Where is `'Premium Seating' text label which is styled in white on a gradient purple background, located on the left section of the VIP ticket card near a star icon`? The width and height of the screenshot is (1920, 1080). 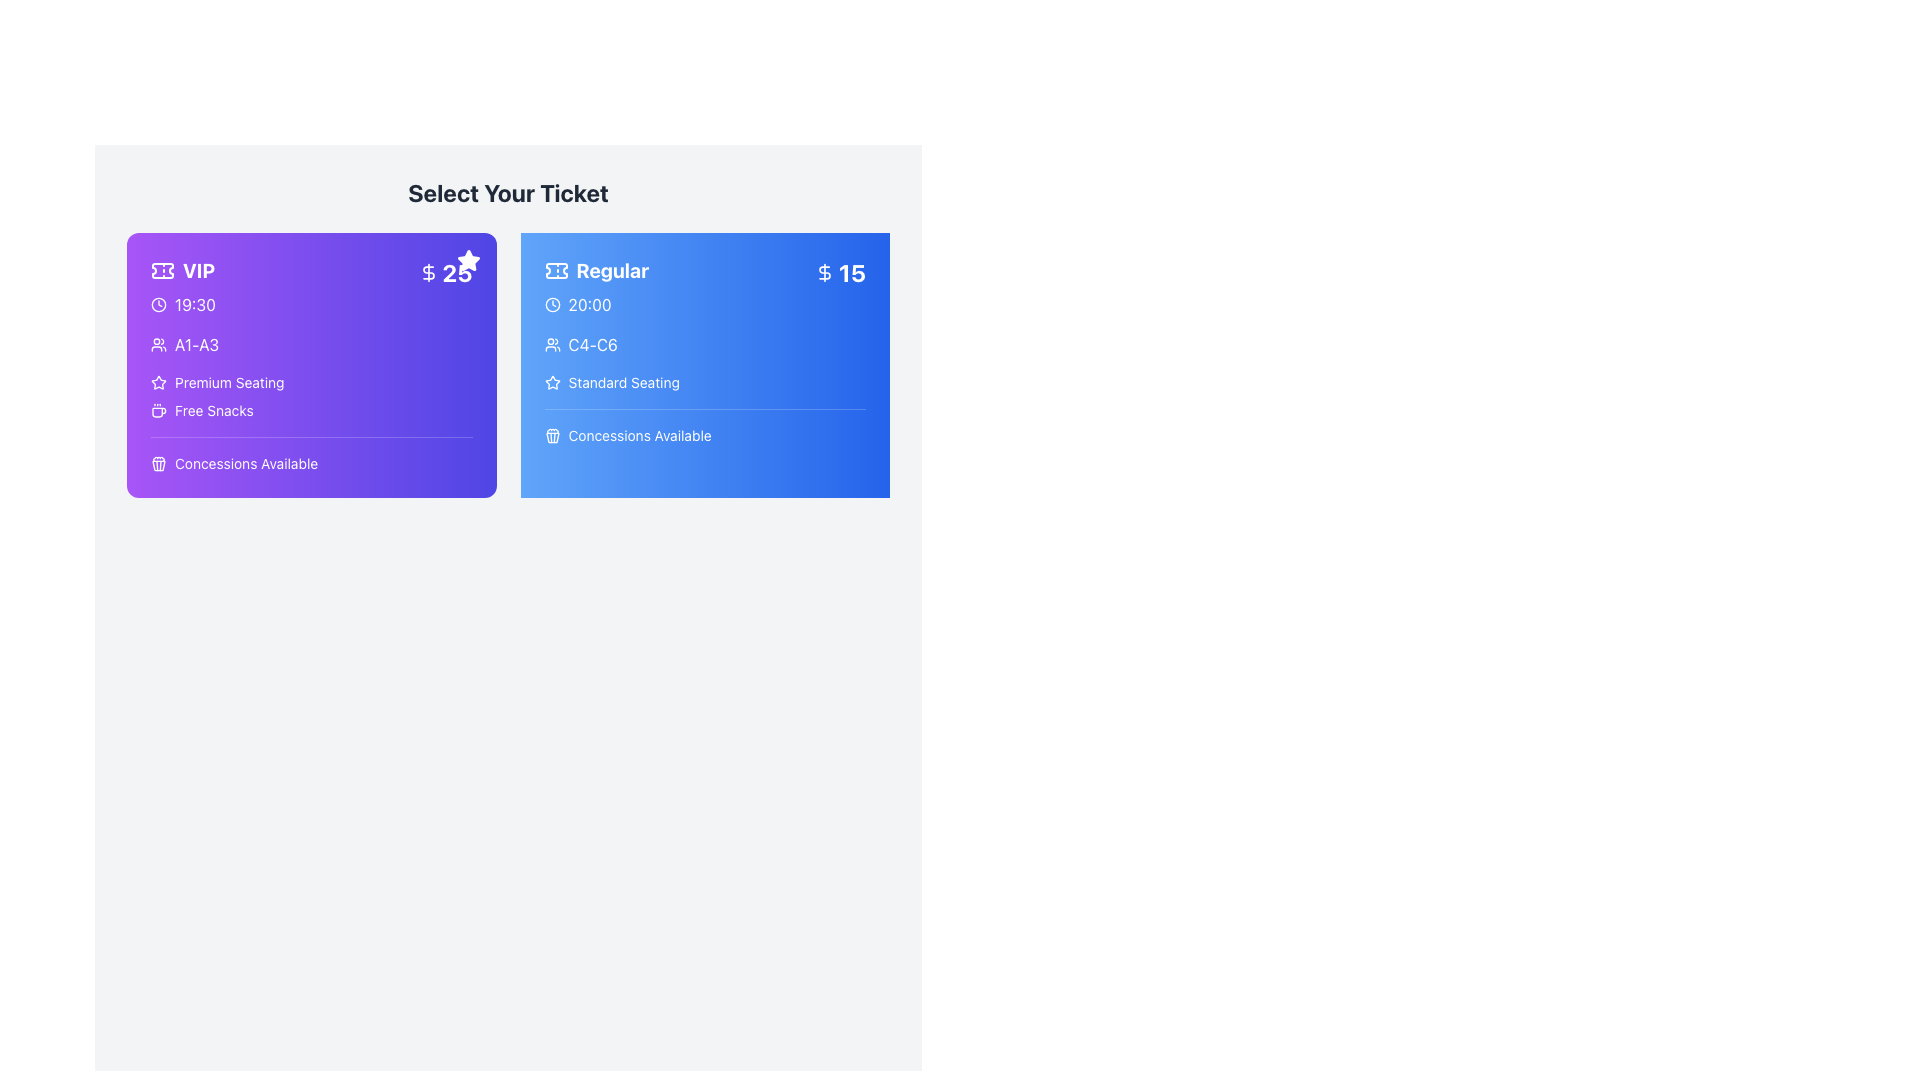 'Premium Seating' text label which is styled in white on a gradient purple background, located on the left section of the VIP ticket card near a star icon is located at coordinates (229, 382).